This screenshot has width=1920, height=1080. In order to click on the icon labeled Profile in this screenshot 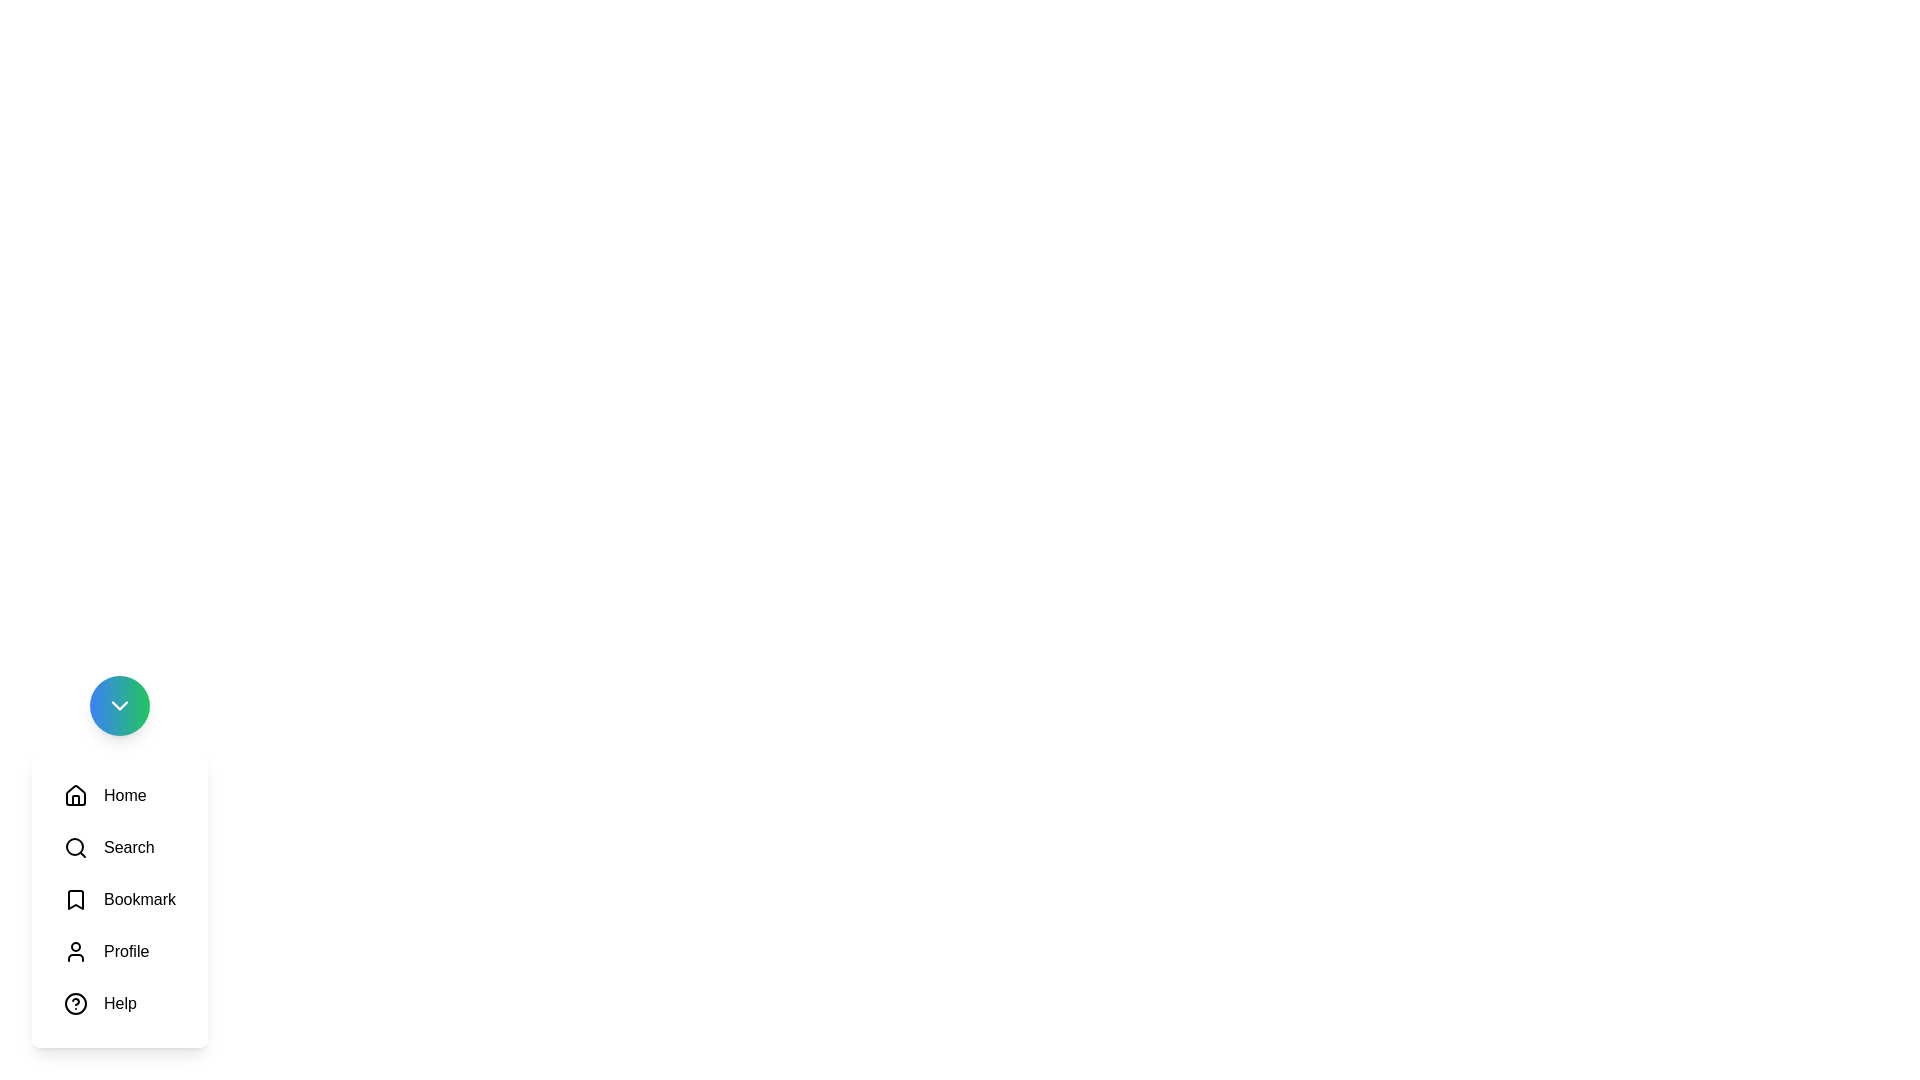, I will do `click(105, 951)`.